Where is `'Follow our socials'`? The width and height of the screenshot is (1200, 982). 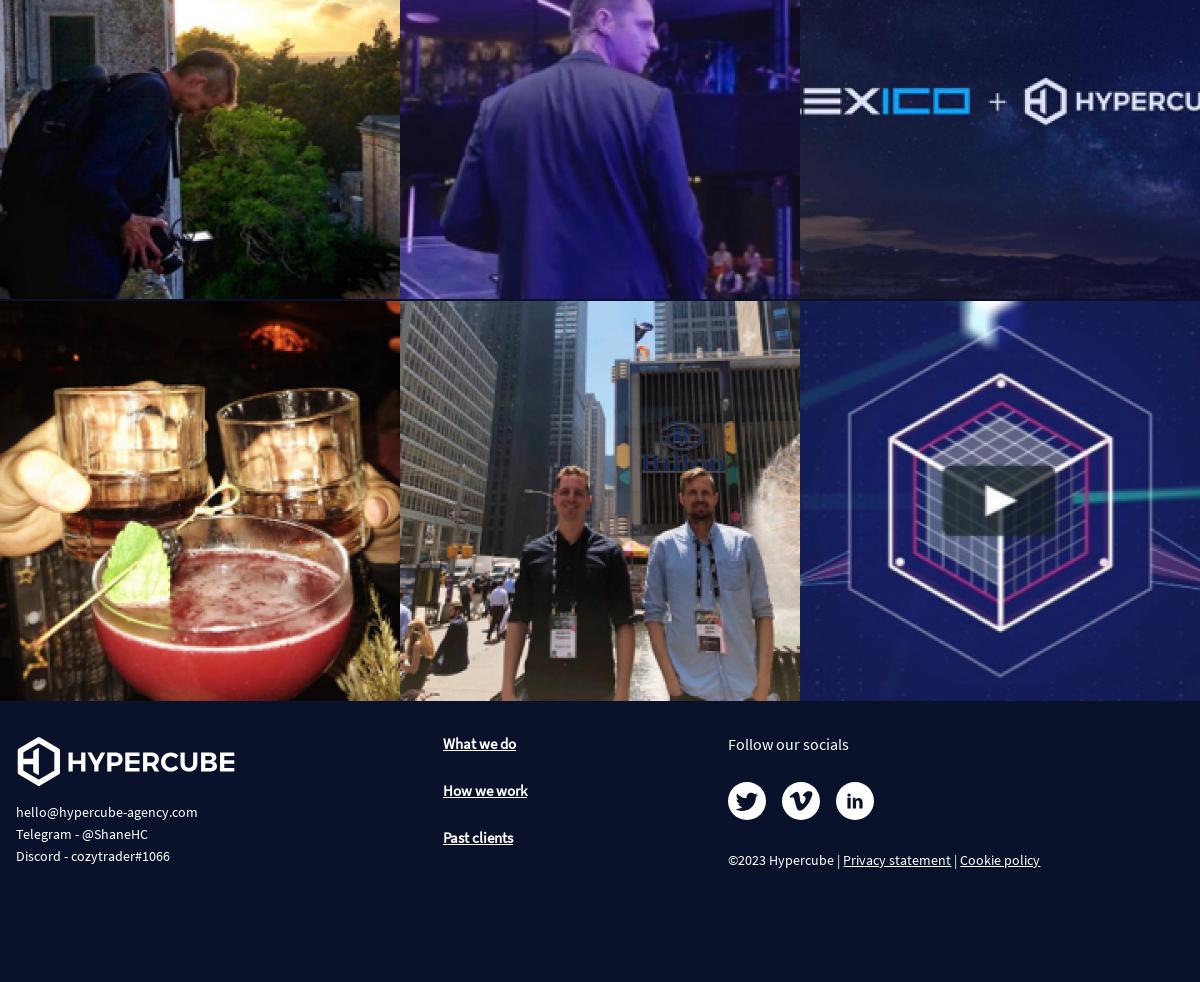 'Follow our socials' is located at coordinates (787, 743).